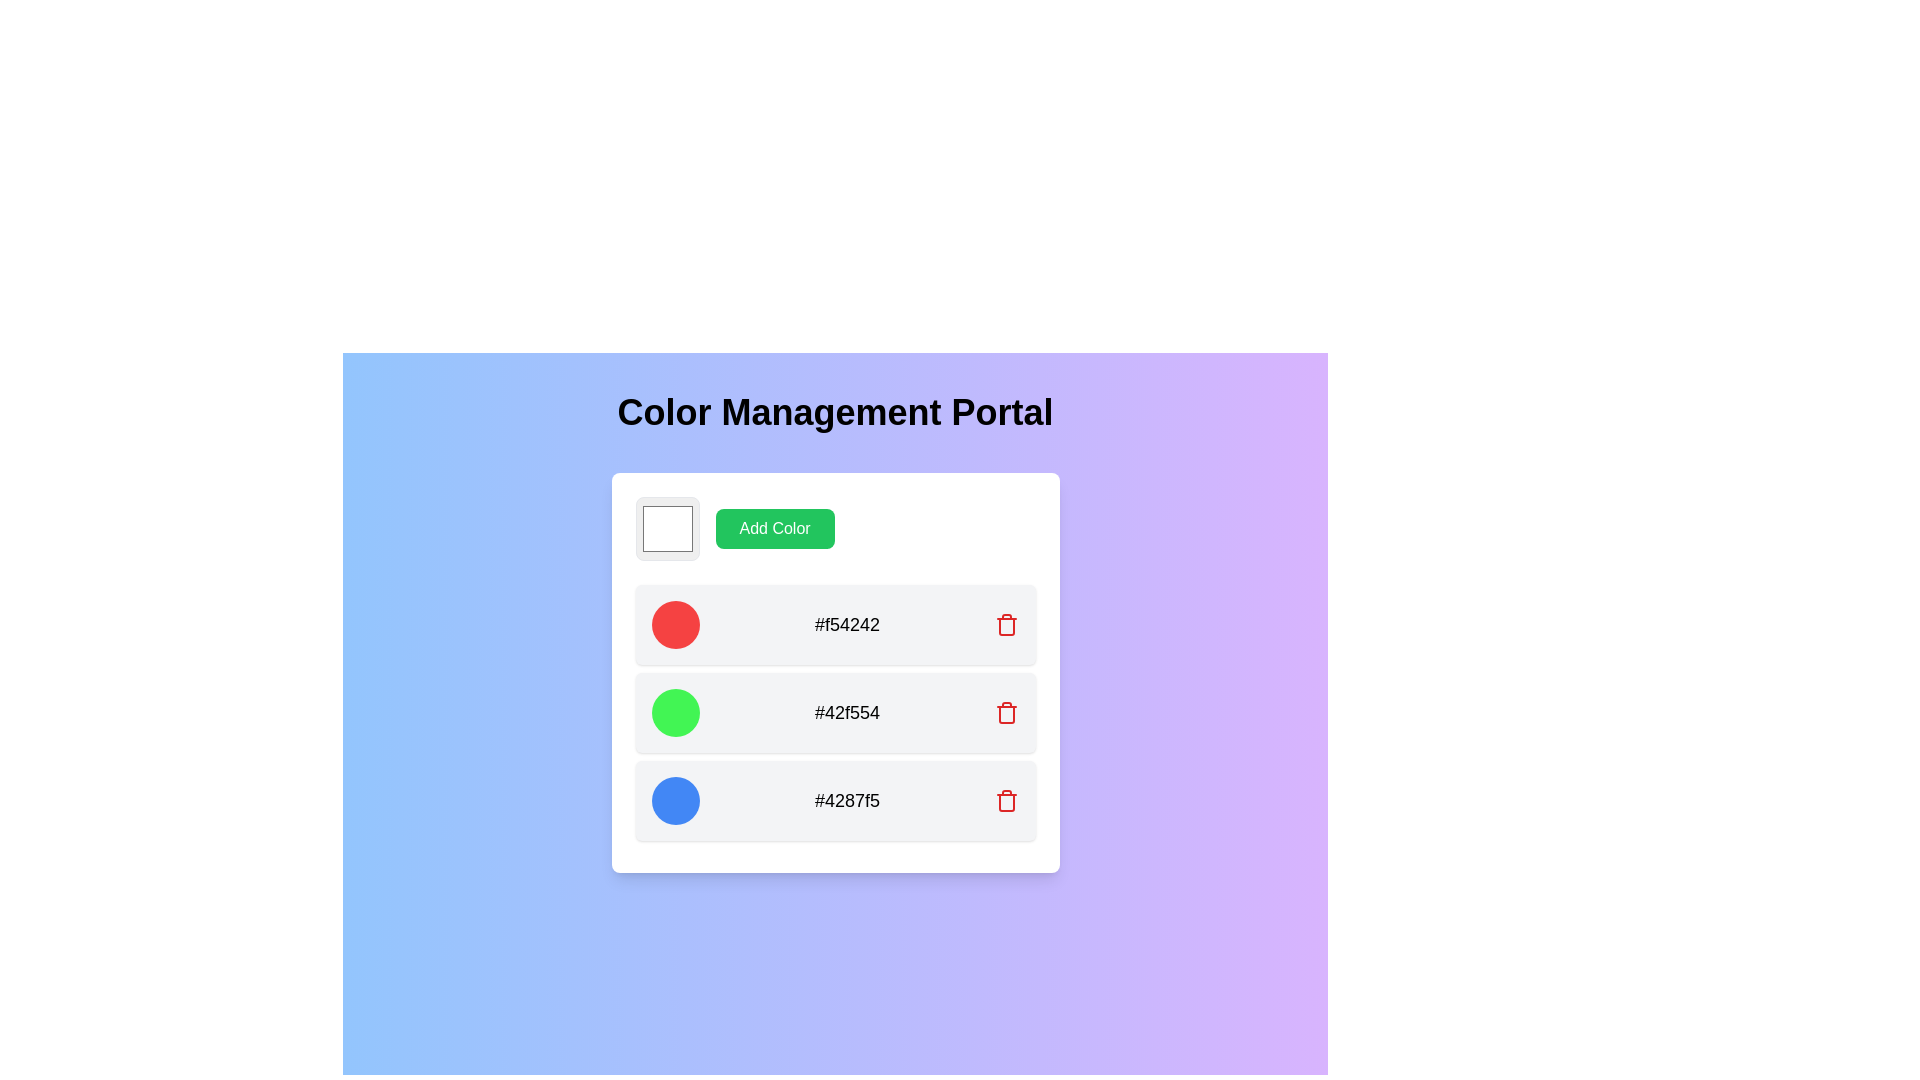 The image size is (1920, 1080). What do you see at coordinates (847, 800) in the screenshot?
I see `the Static Text Display showing the text '#4287f5', which is styled with a large font and medium weight, located within the third entry of a vertically stacked list, positioned to the right of a blue circular visual and slightly left of a red trash can icon` at bounding box center [847, 800].